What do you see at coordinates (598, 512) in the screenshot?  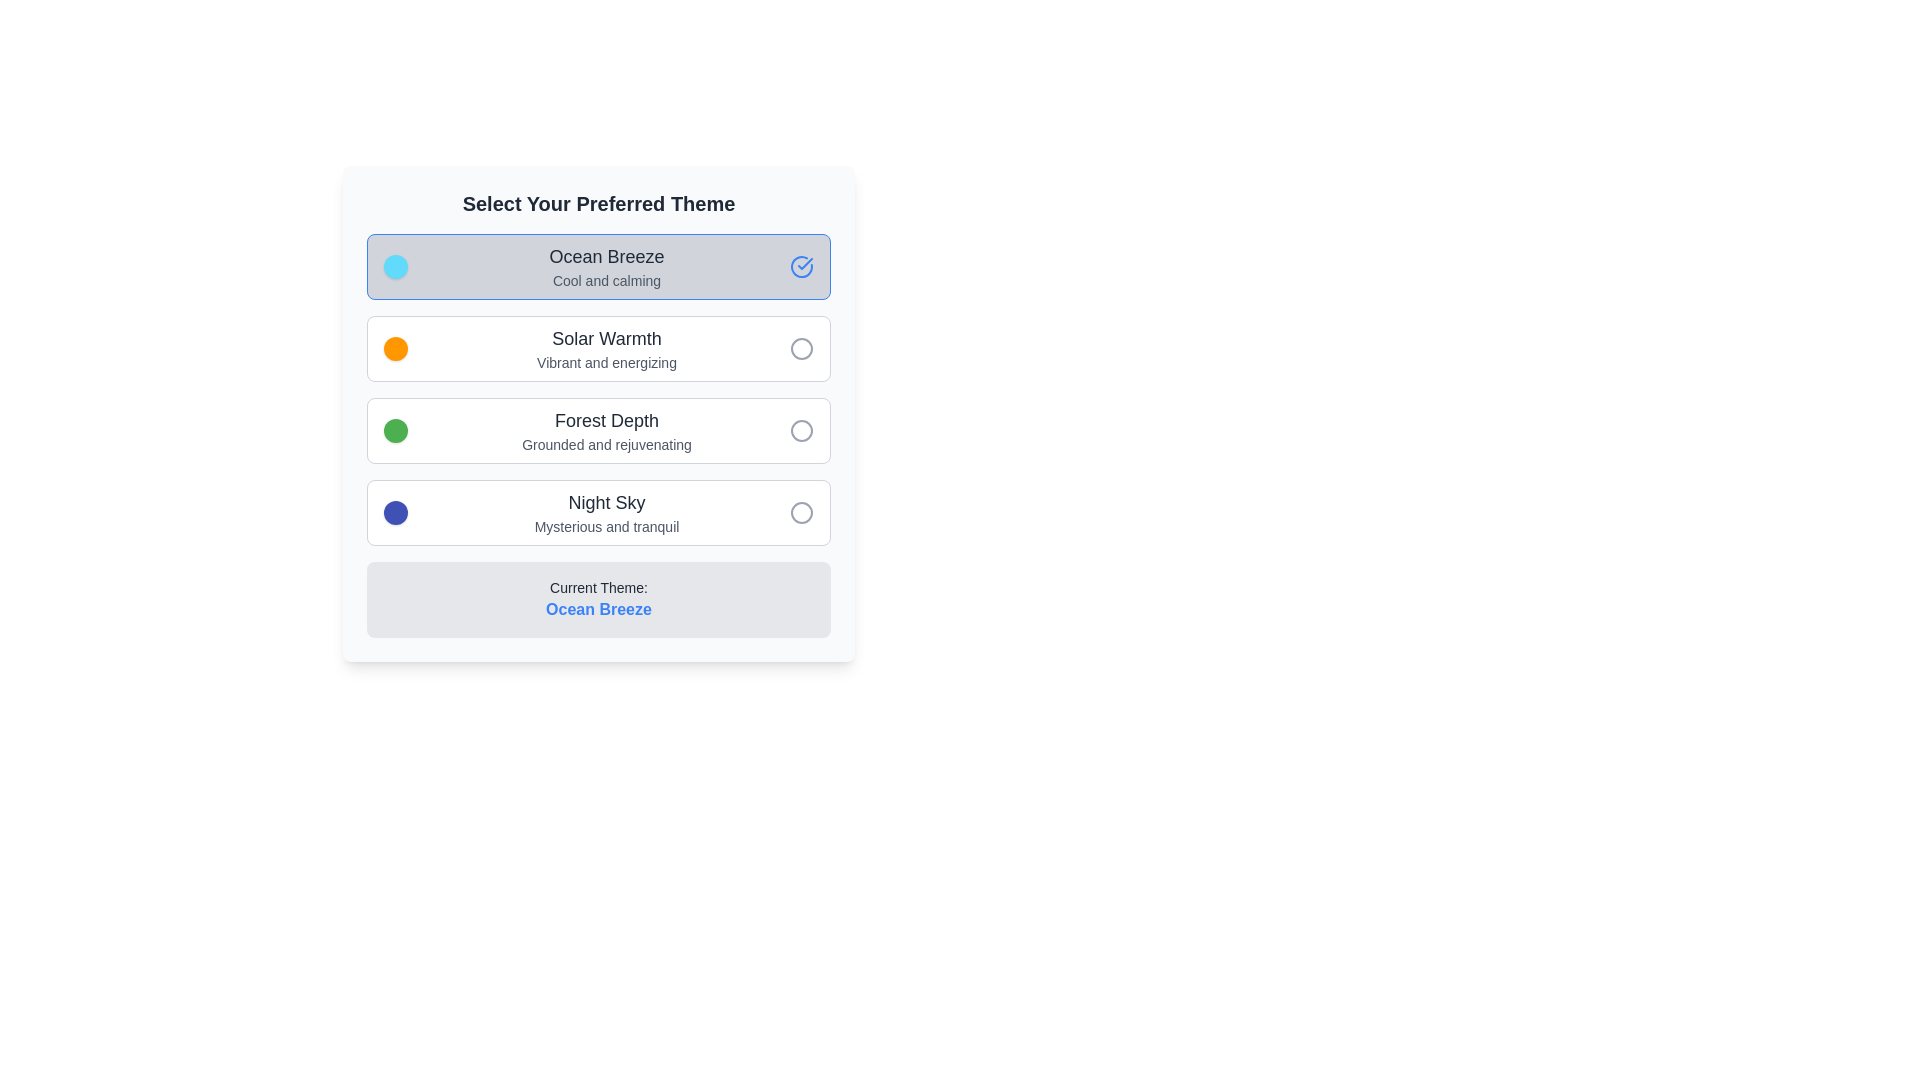 I see `the selectable list item for the 'Night Sky' theme, which is the fourth option in a vertical list of theme selections` at bounding box center [598, 512].